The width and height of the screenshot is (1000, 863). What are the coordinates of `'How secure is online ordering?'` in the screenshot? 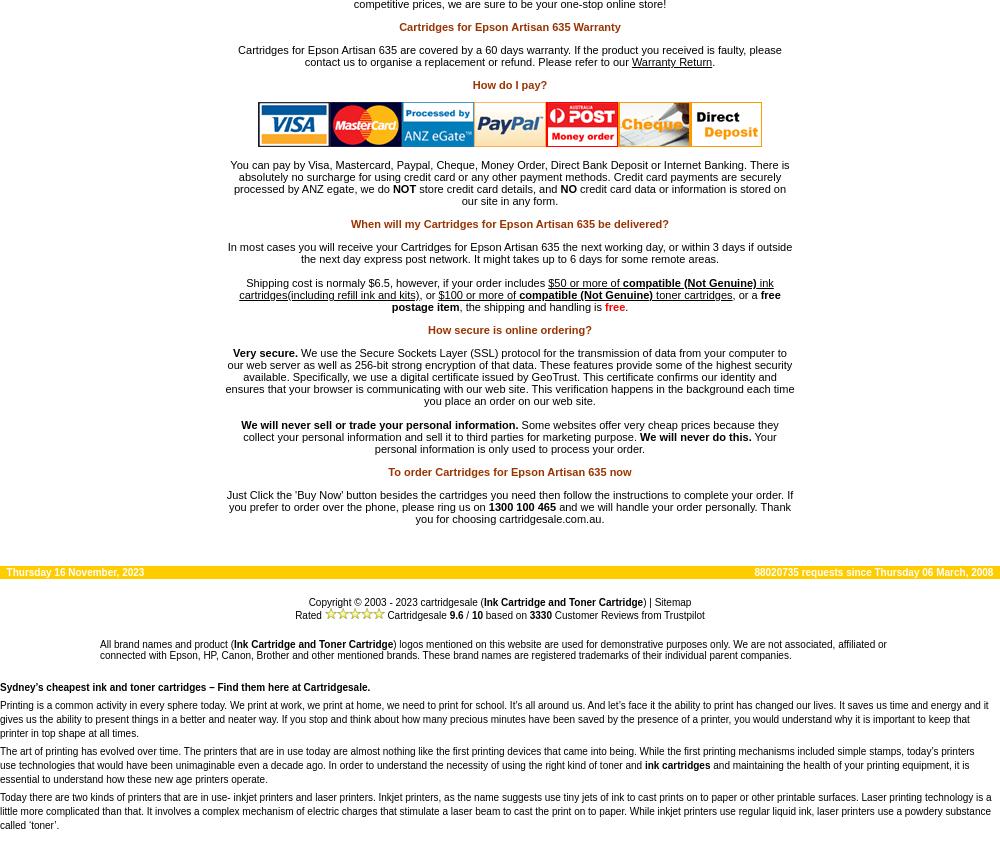 It's located at (509, 329).